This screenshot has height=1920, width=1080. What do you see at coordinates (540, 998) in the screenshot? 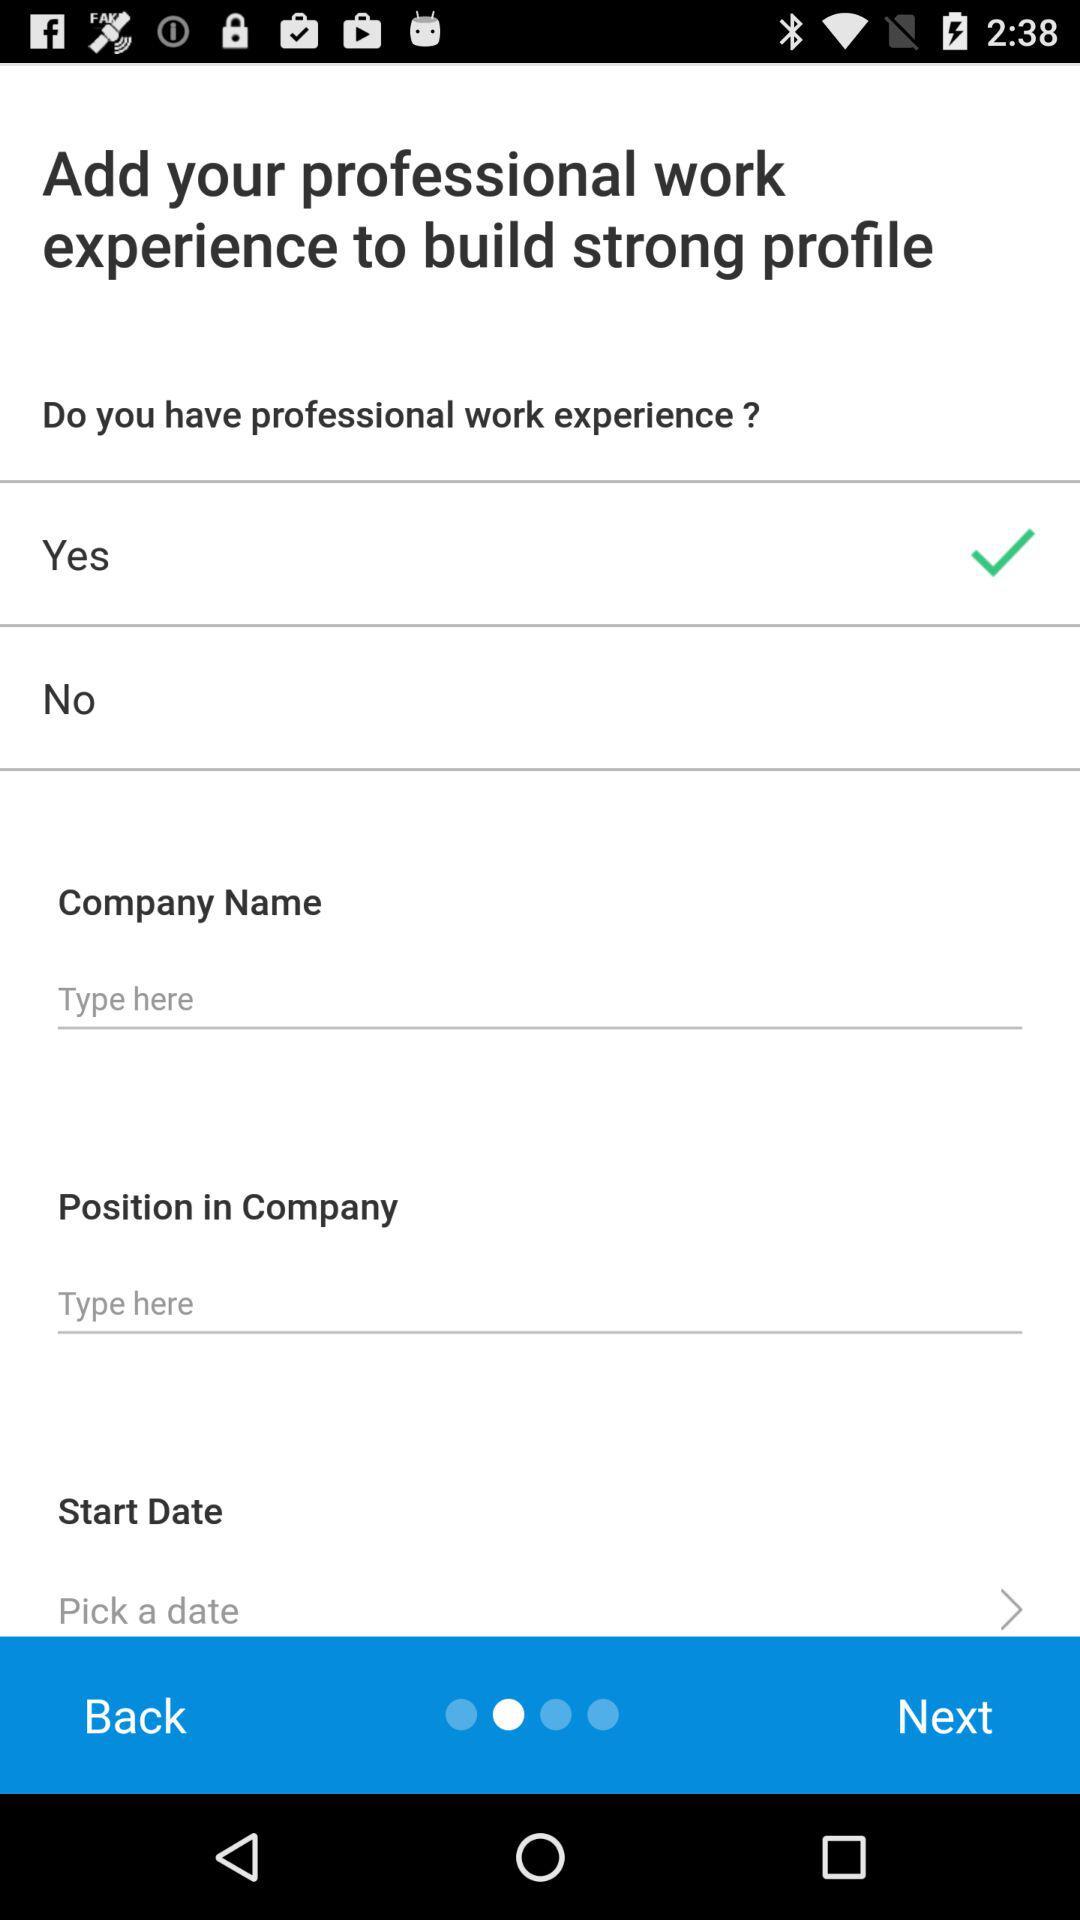
I see `fill in the company name` at bounding box center [540, 998].